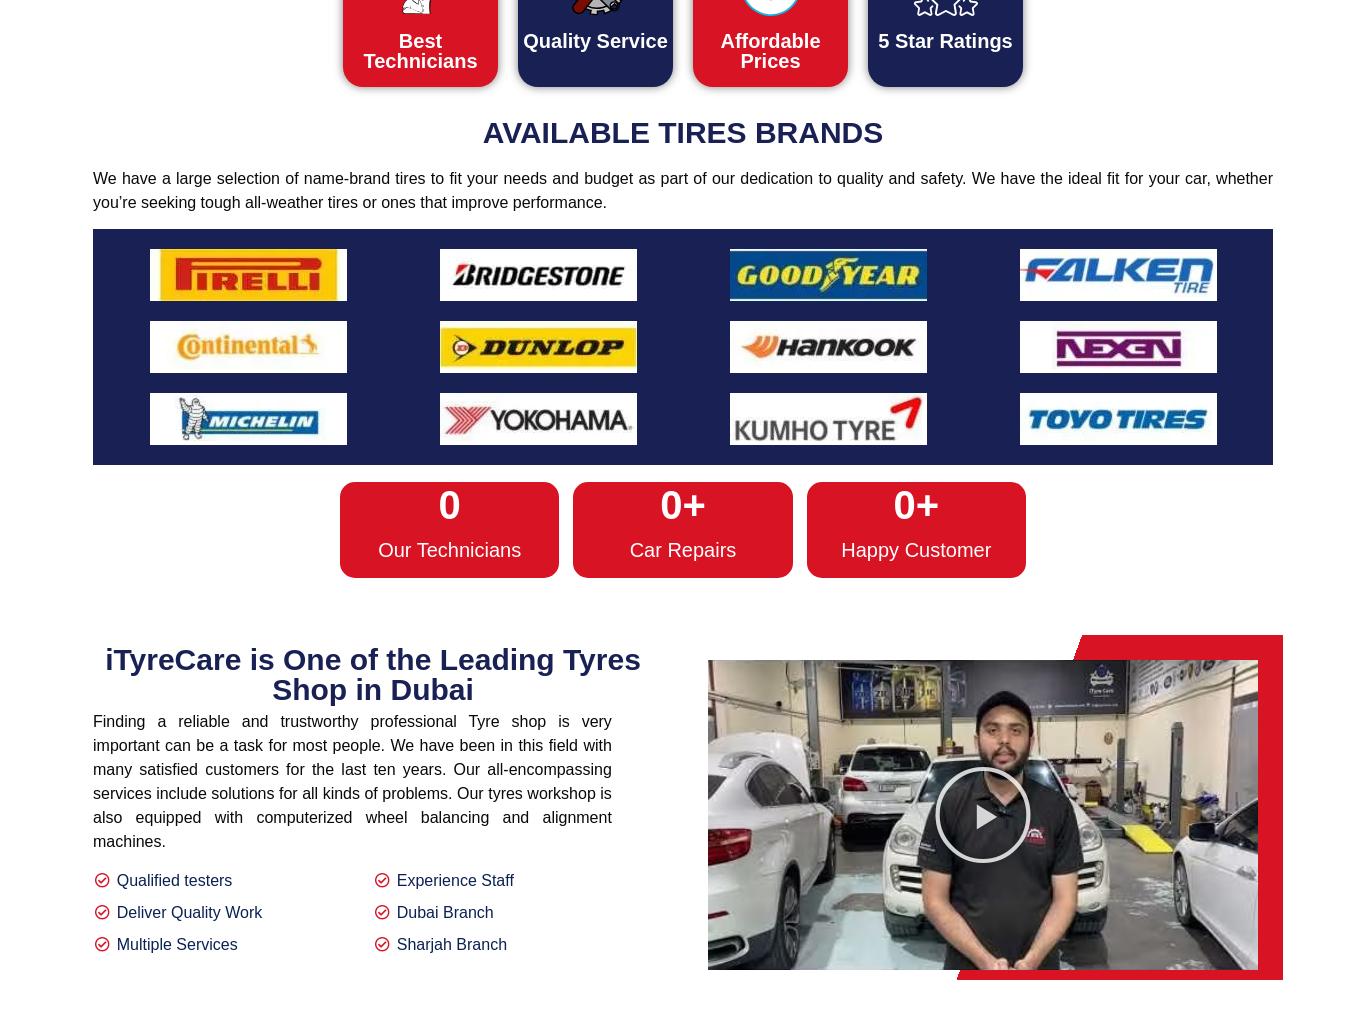 The image size is (1366, 1009). I want to click on 'Happy Customer', so click(916, 550).